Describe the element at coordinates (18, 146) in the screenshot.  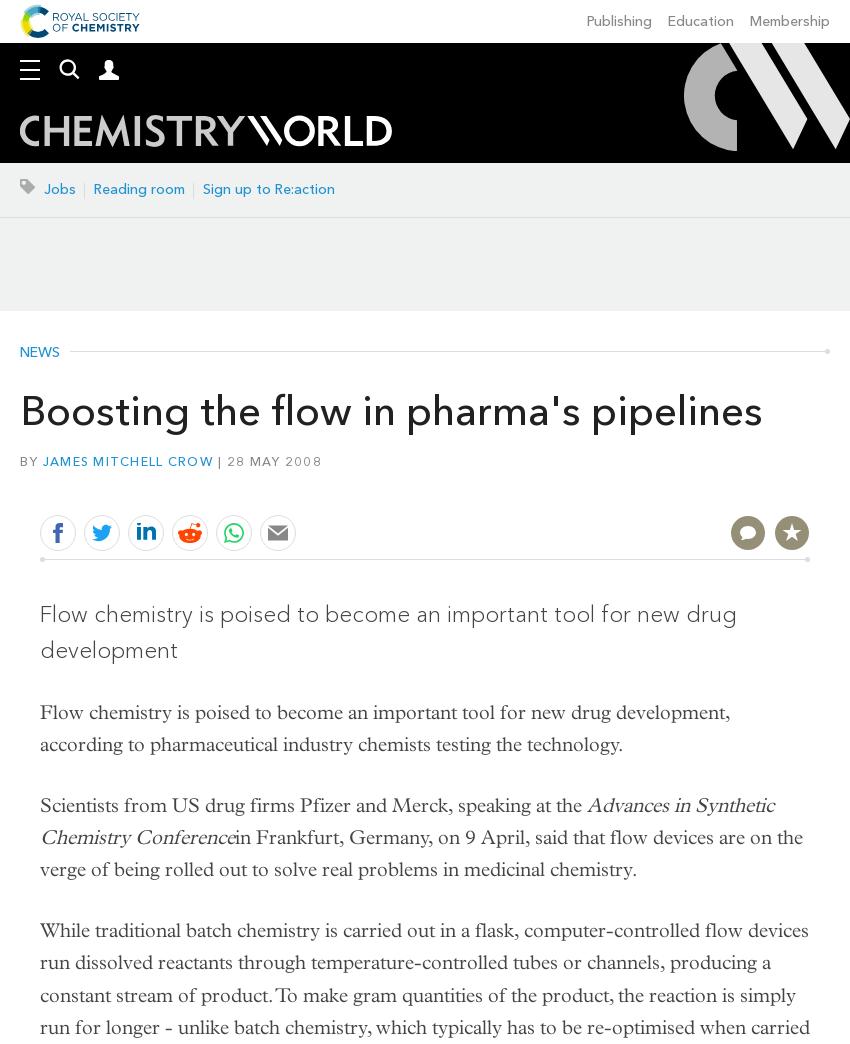
I see `'Subscribe'` at that location.